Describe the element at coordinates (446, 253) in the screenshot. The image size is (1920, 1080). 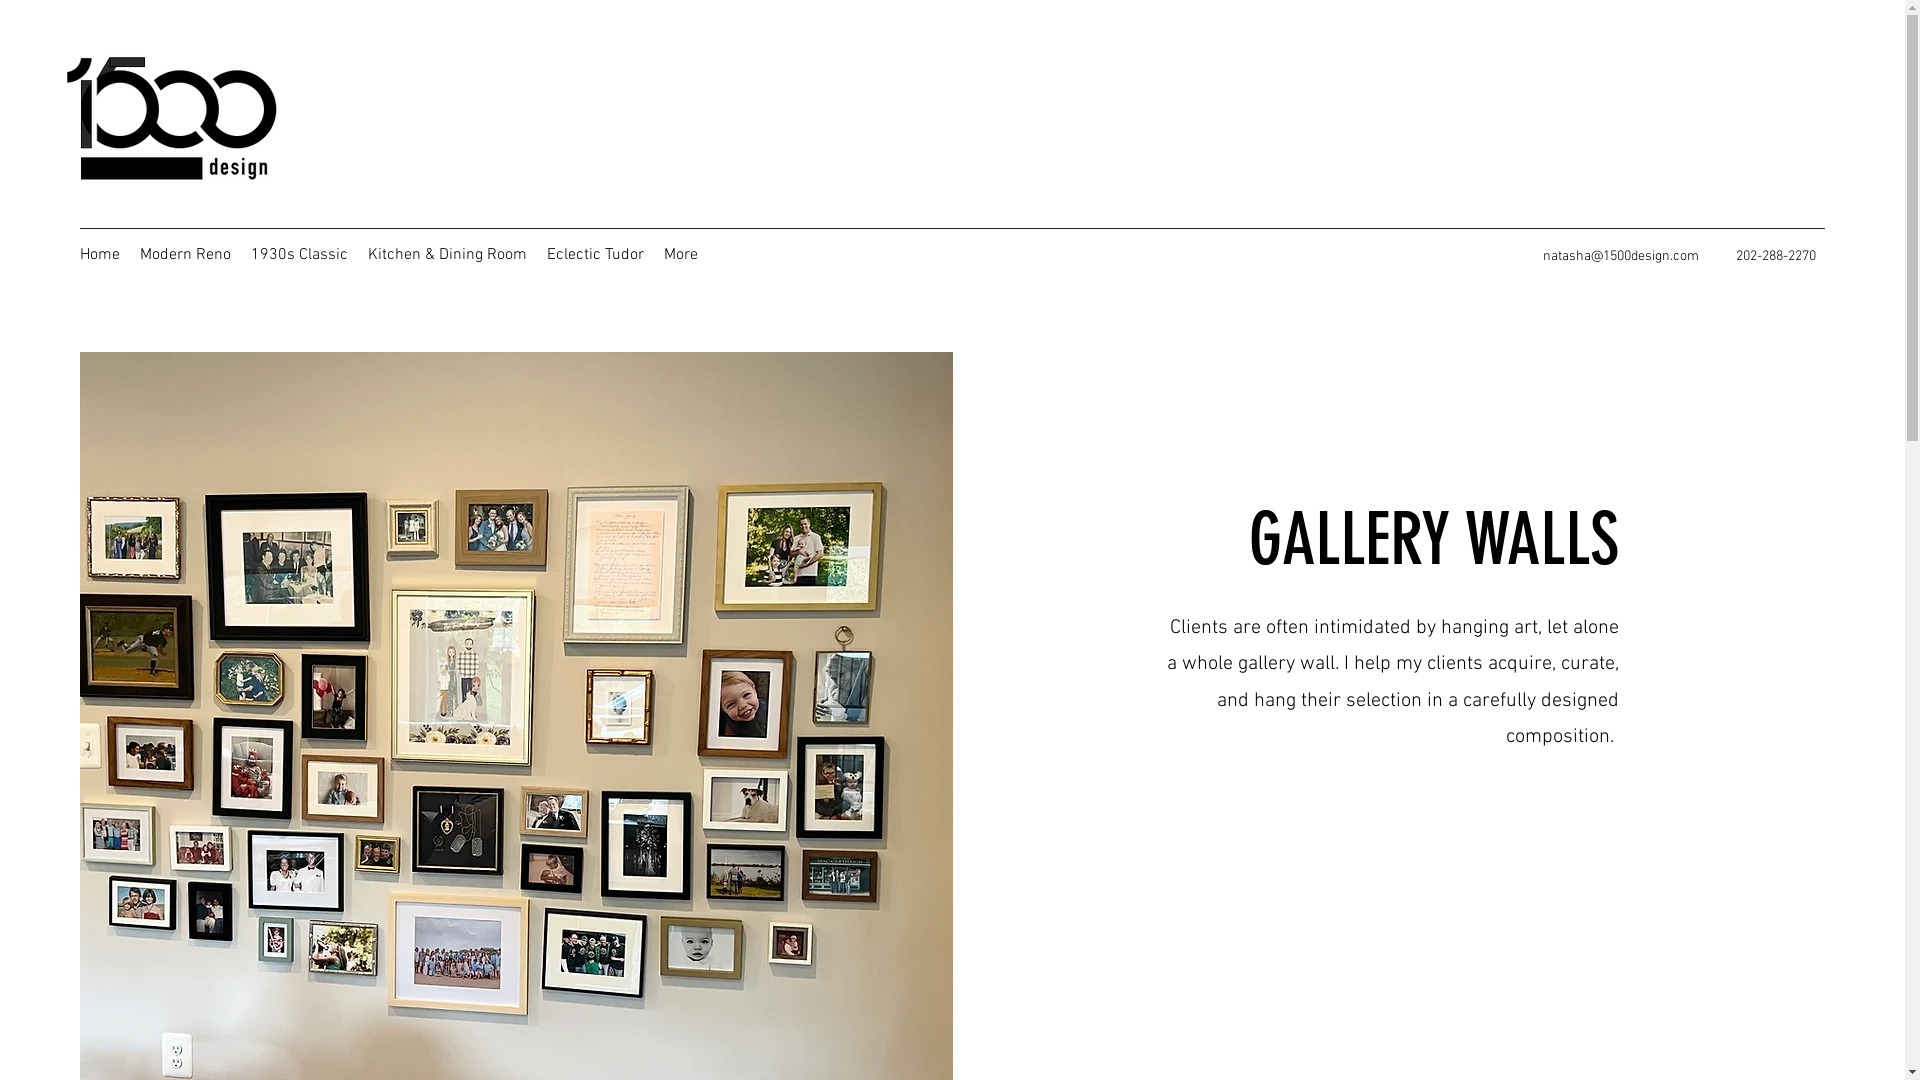
I see `'Kitchen & Dining Room'` at that location.